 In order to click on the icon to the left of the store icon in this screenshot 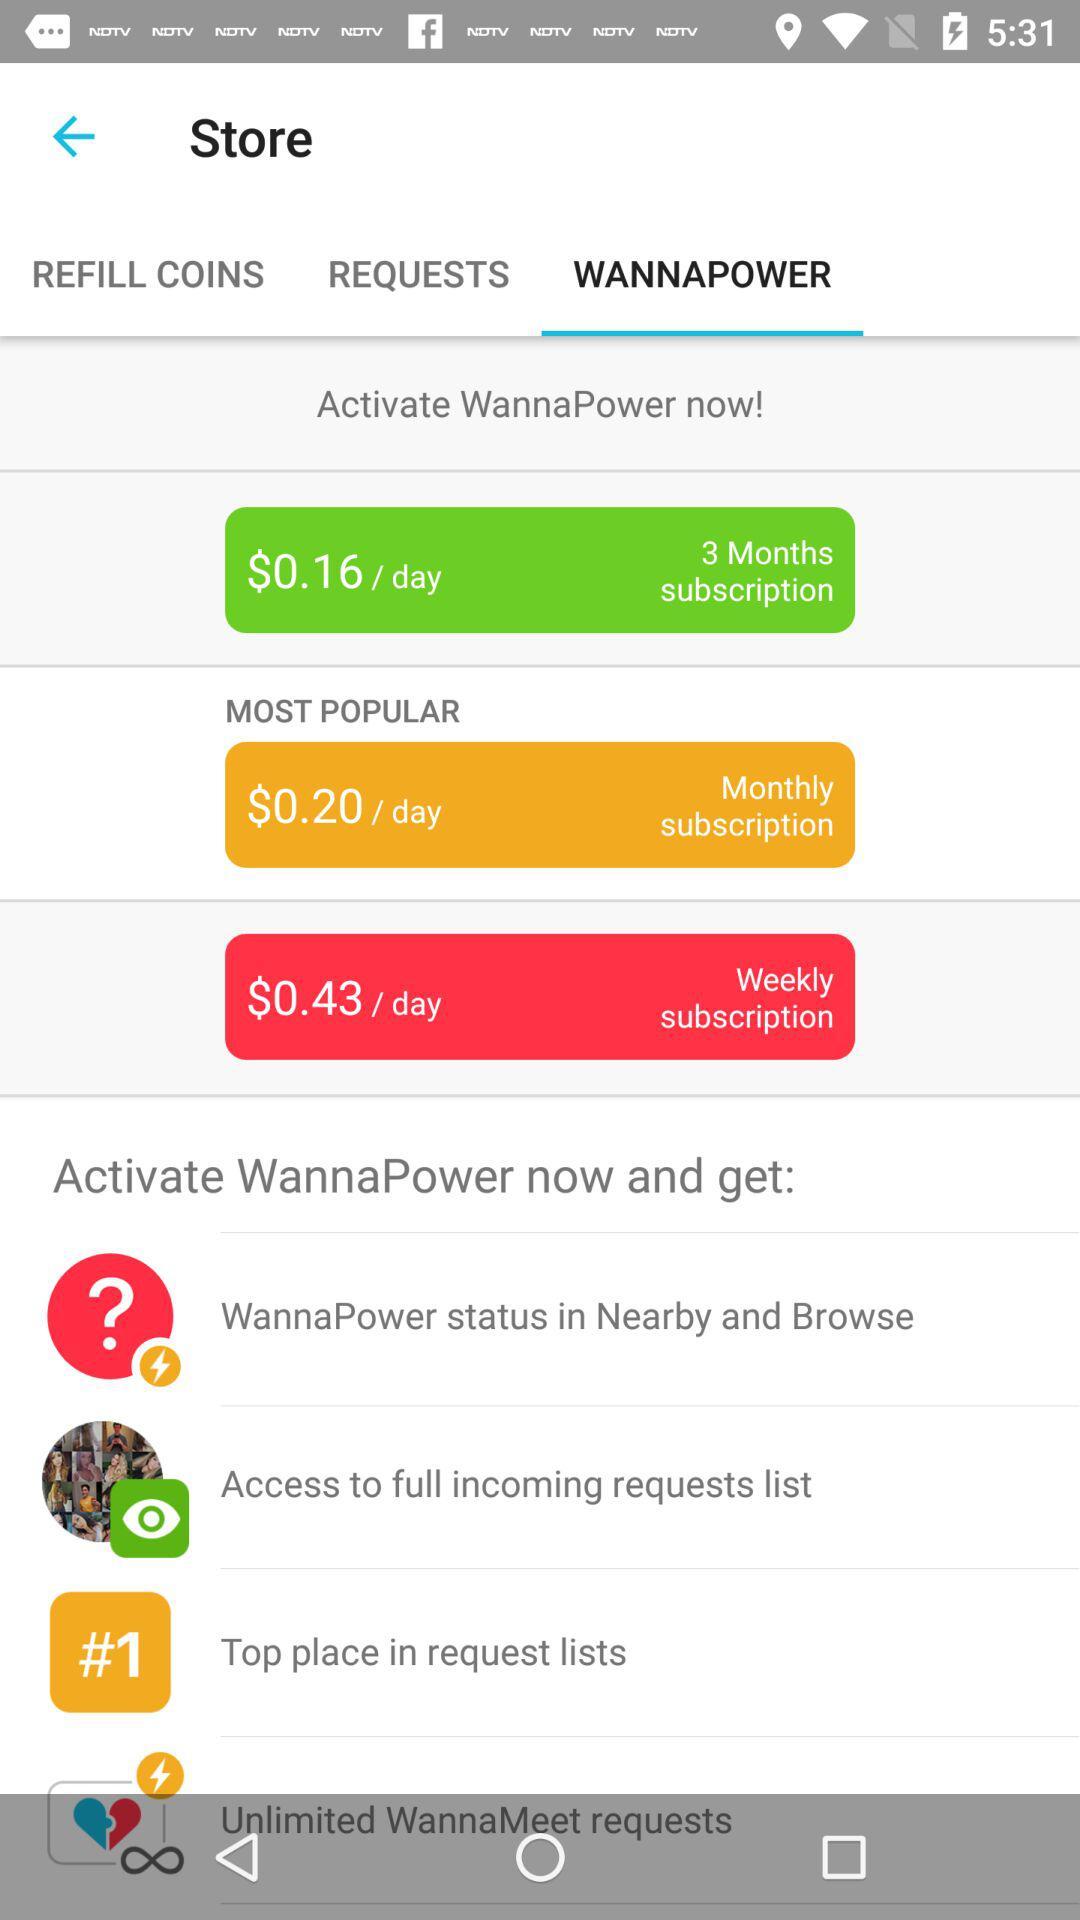, I will do `click(72, 135)`.